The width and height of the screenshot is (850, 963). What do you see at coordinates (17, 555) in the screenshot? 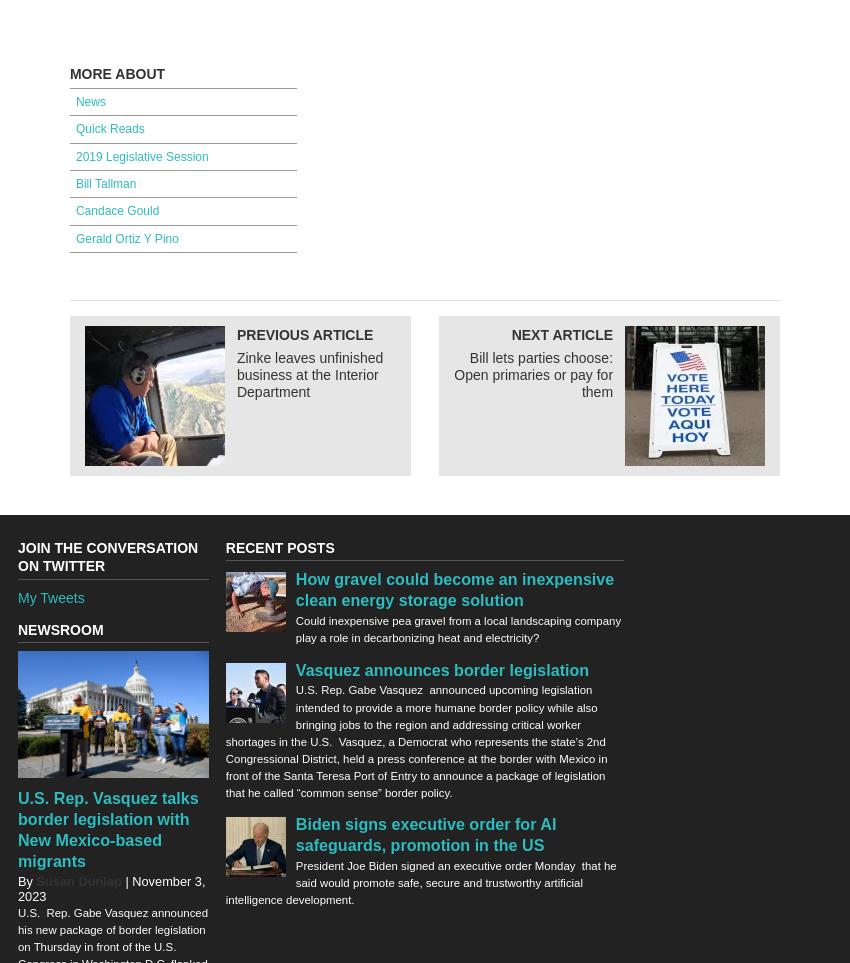
I see `'Join the Conversation on Twitter'` at bounding box center [17, 555].